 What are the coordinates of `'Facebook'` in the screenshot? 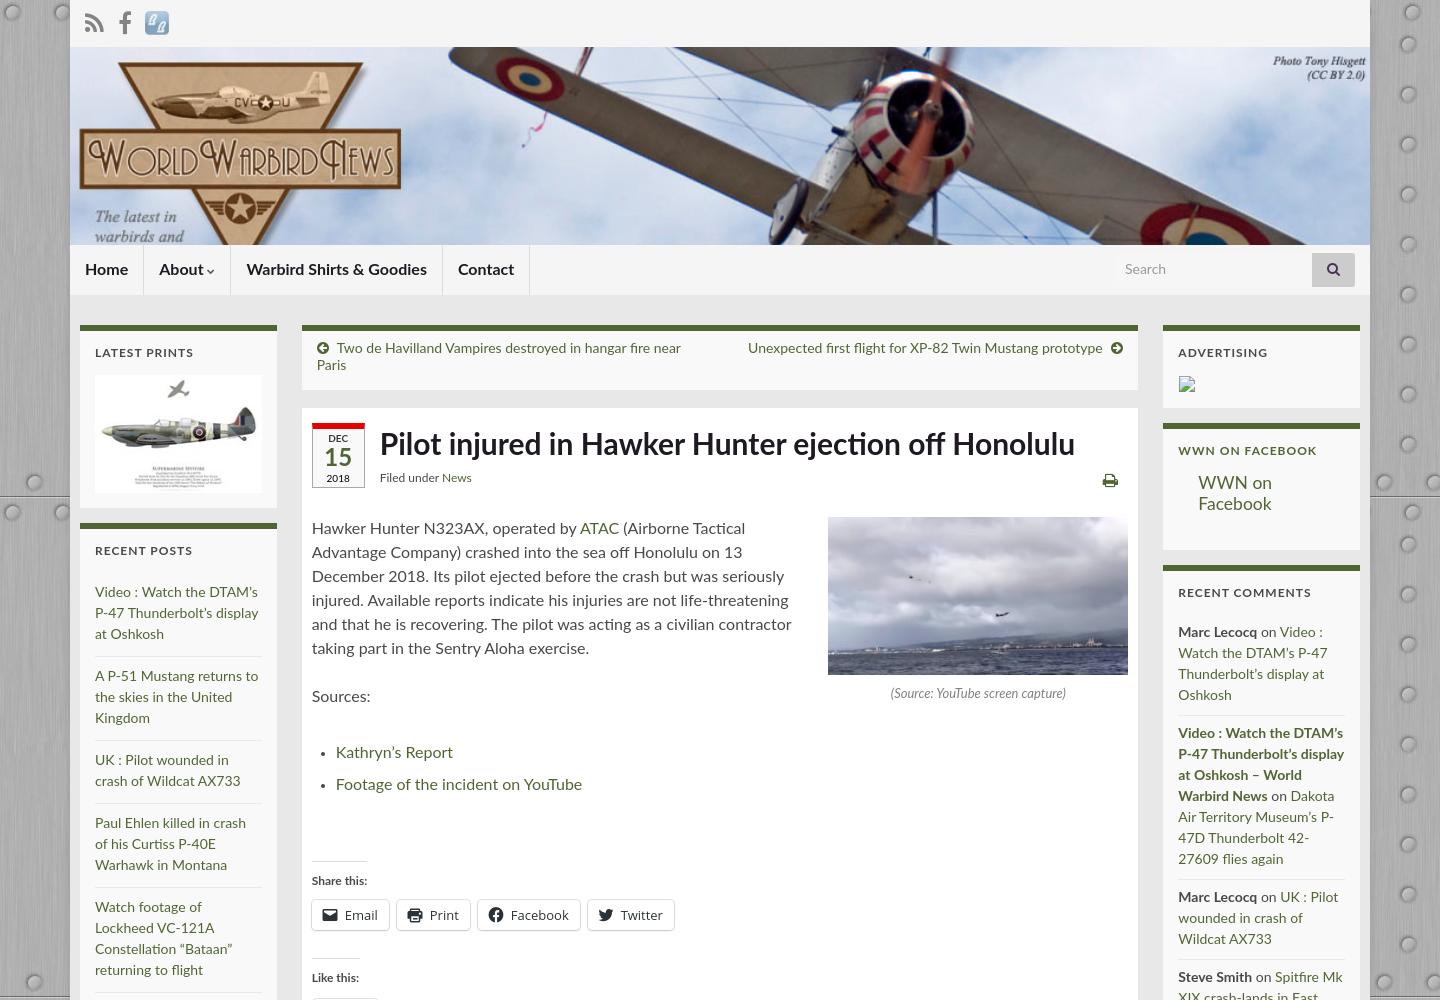 It's located at (537, 915).